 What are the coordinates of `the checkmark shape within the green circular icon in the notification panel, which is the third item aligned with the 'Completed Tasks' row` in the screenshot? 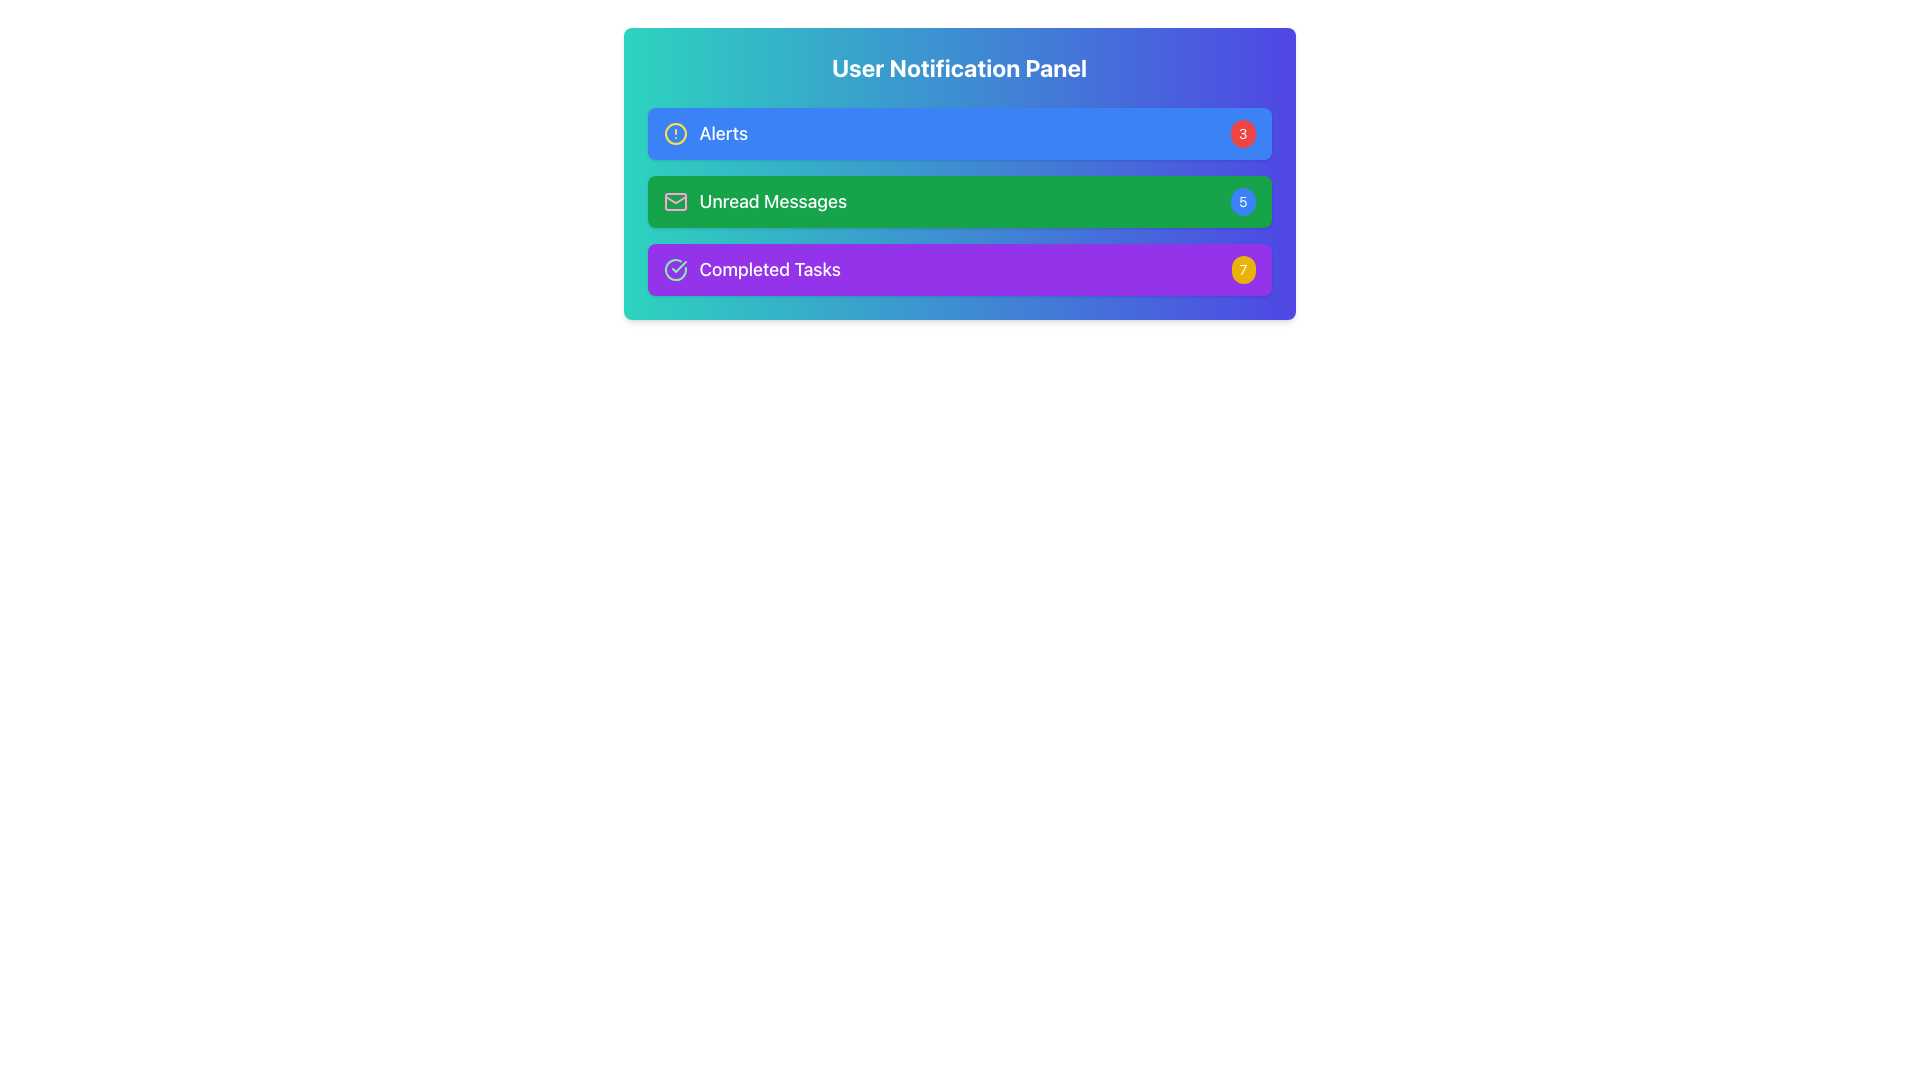 It's located at (678, 265).